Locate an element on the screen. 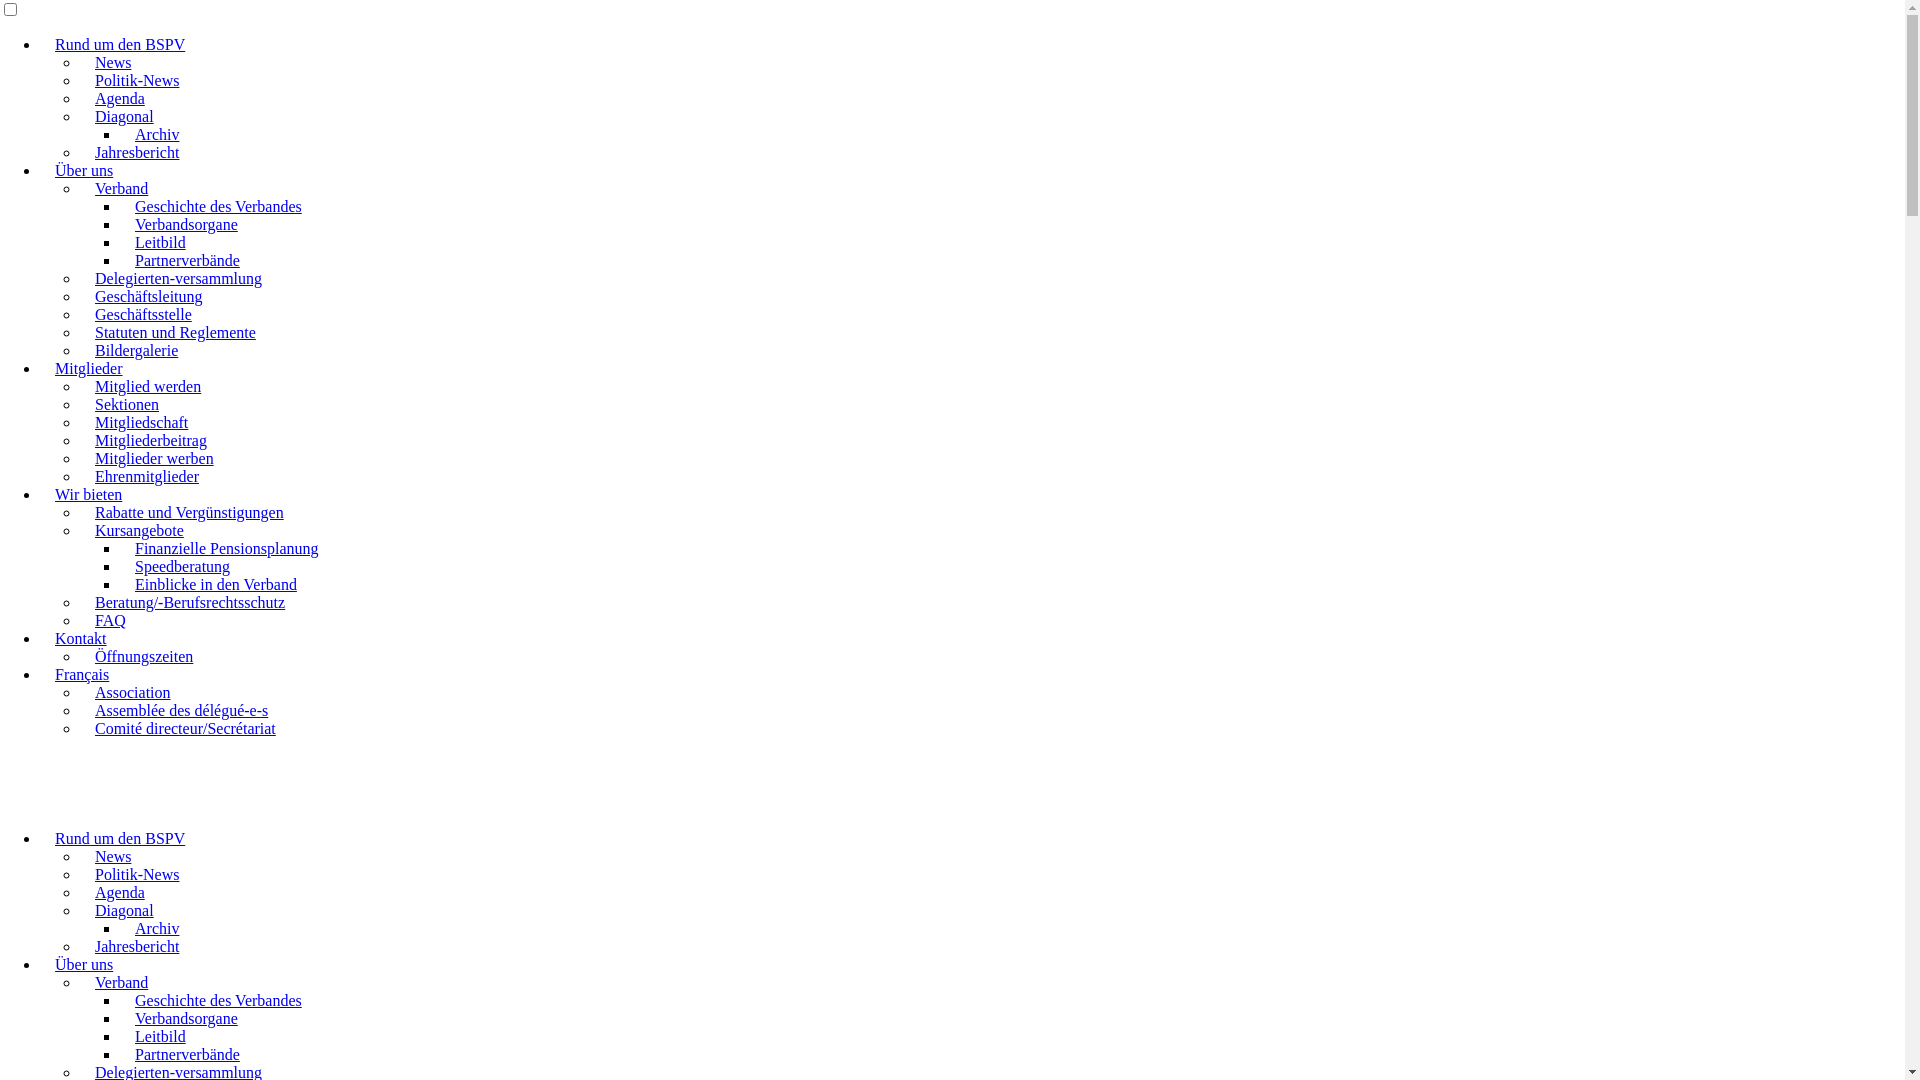  'Mitglieder' is located at coordinates (39, 368).